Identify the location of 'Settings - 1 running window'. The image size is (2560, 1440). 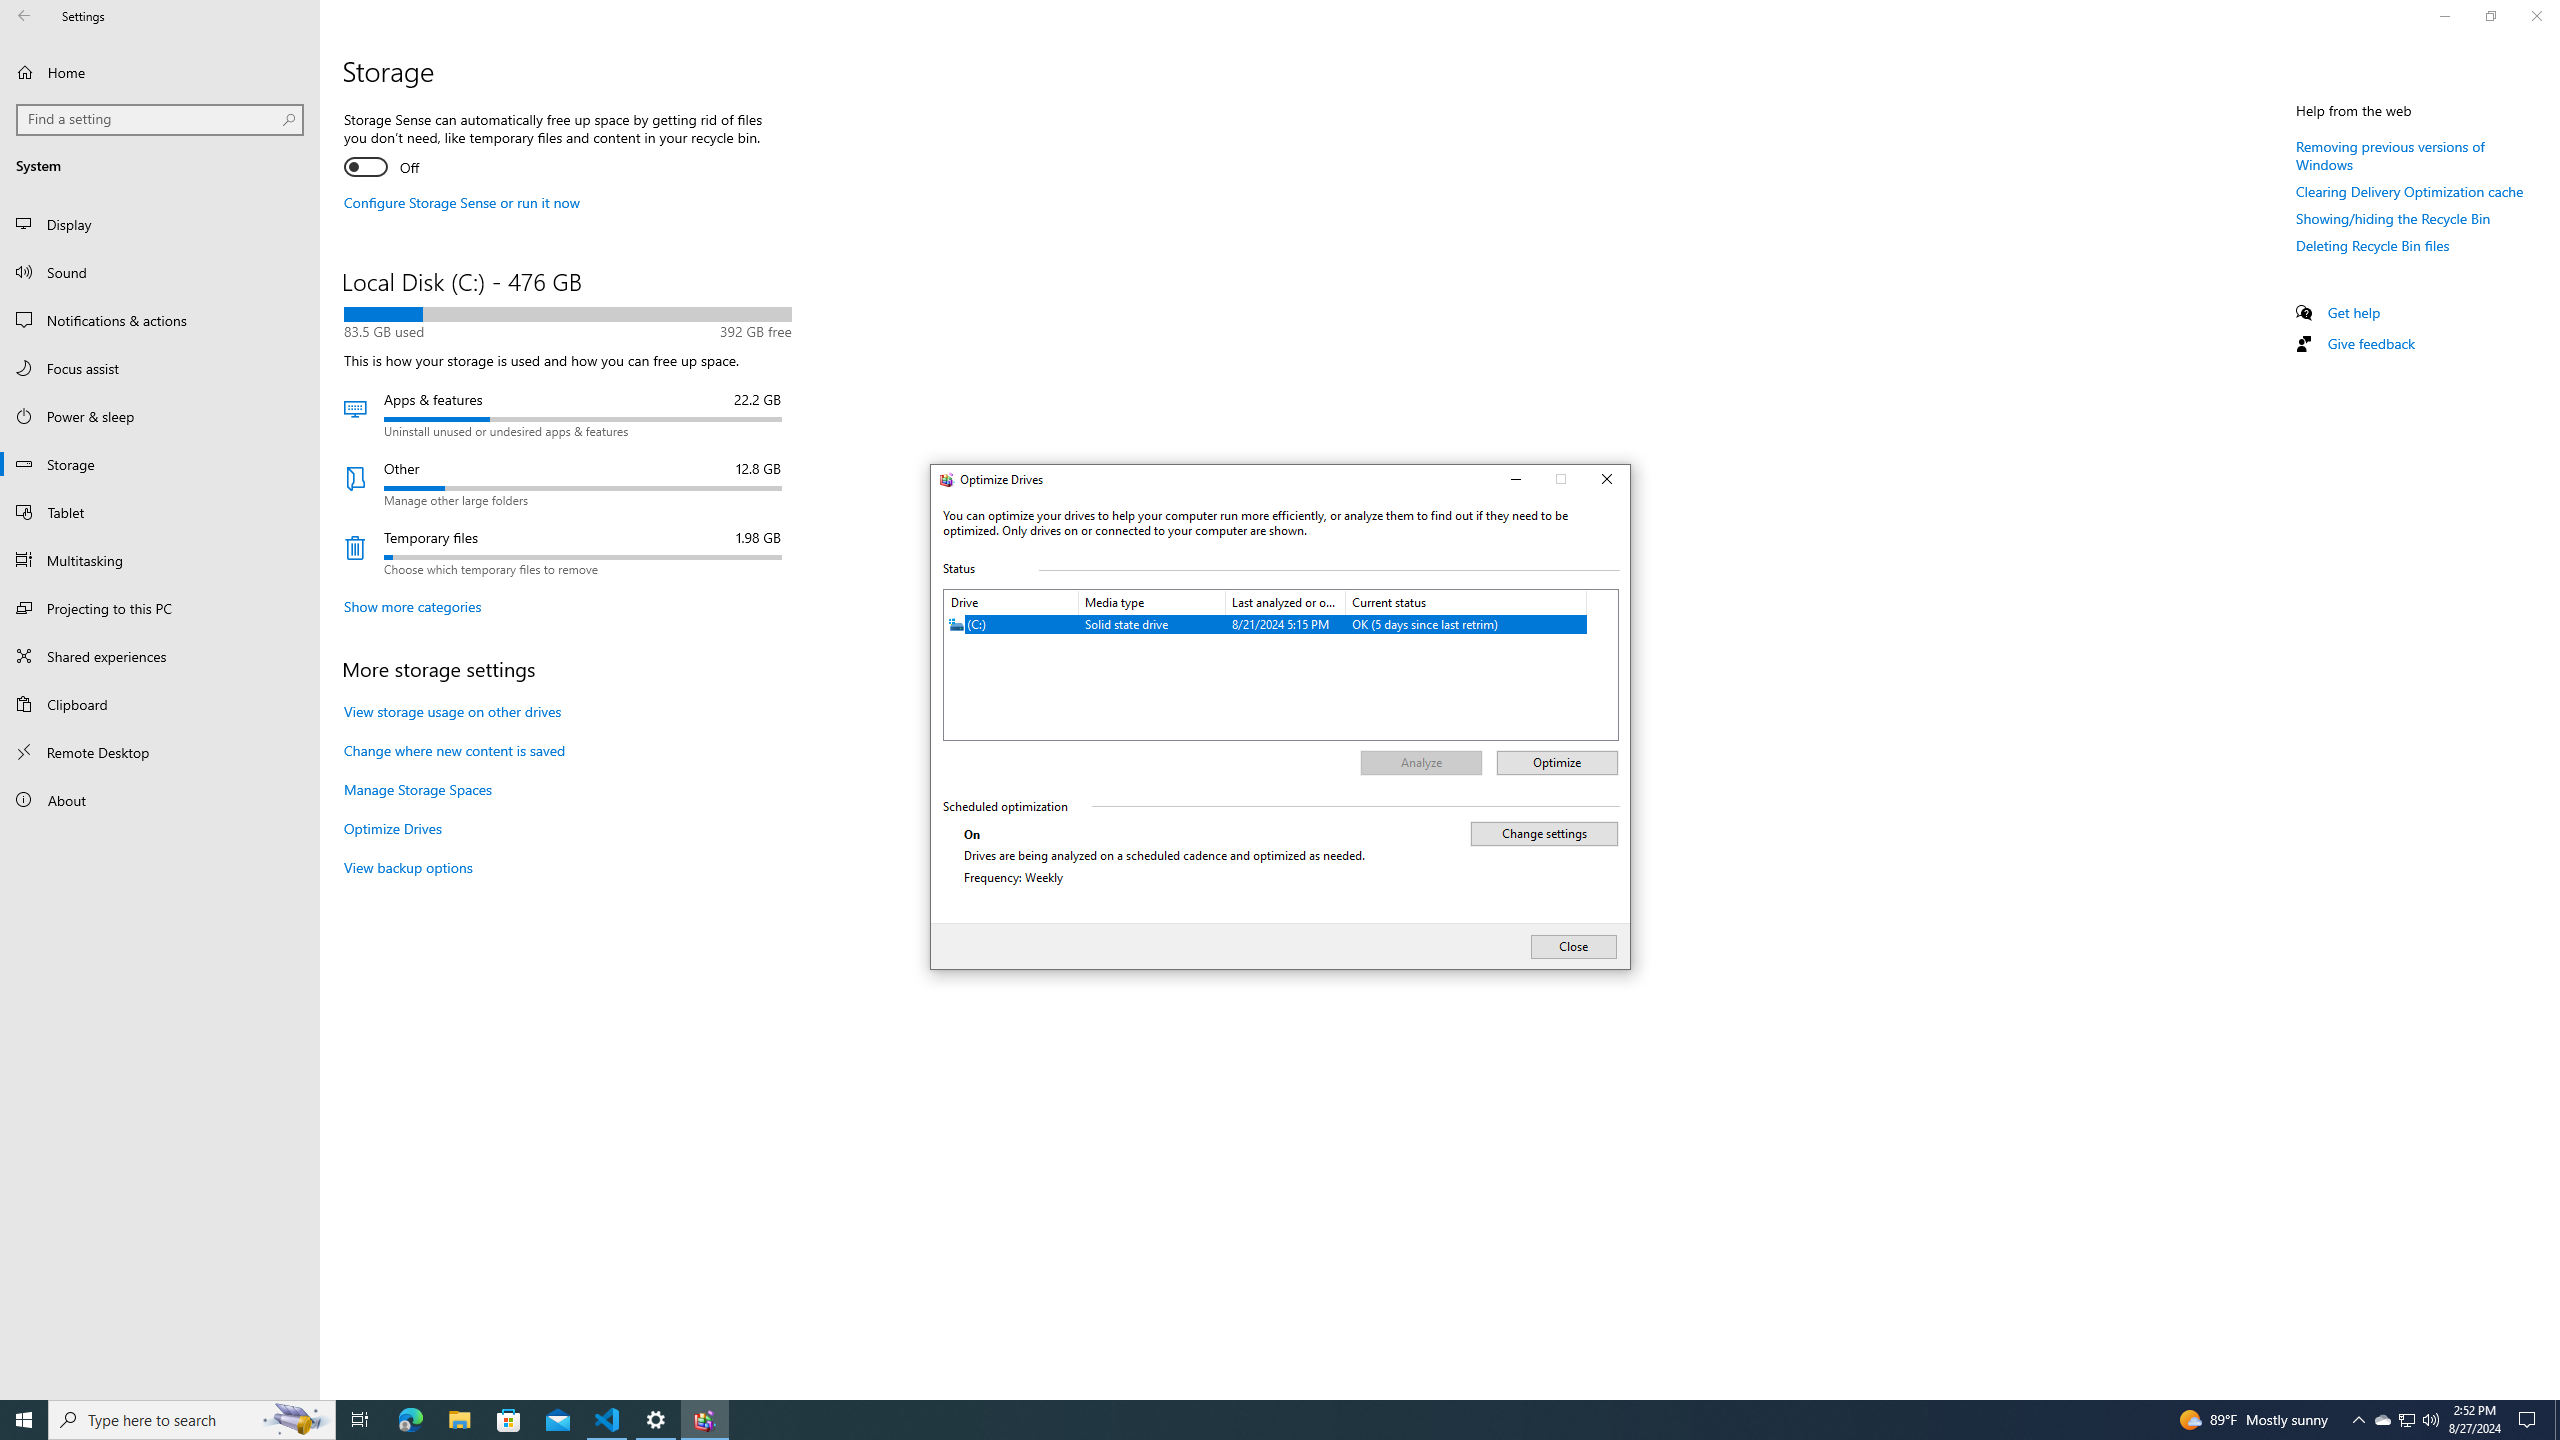
(656, 1418).